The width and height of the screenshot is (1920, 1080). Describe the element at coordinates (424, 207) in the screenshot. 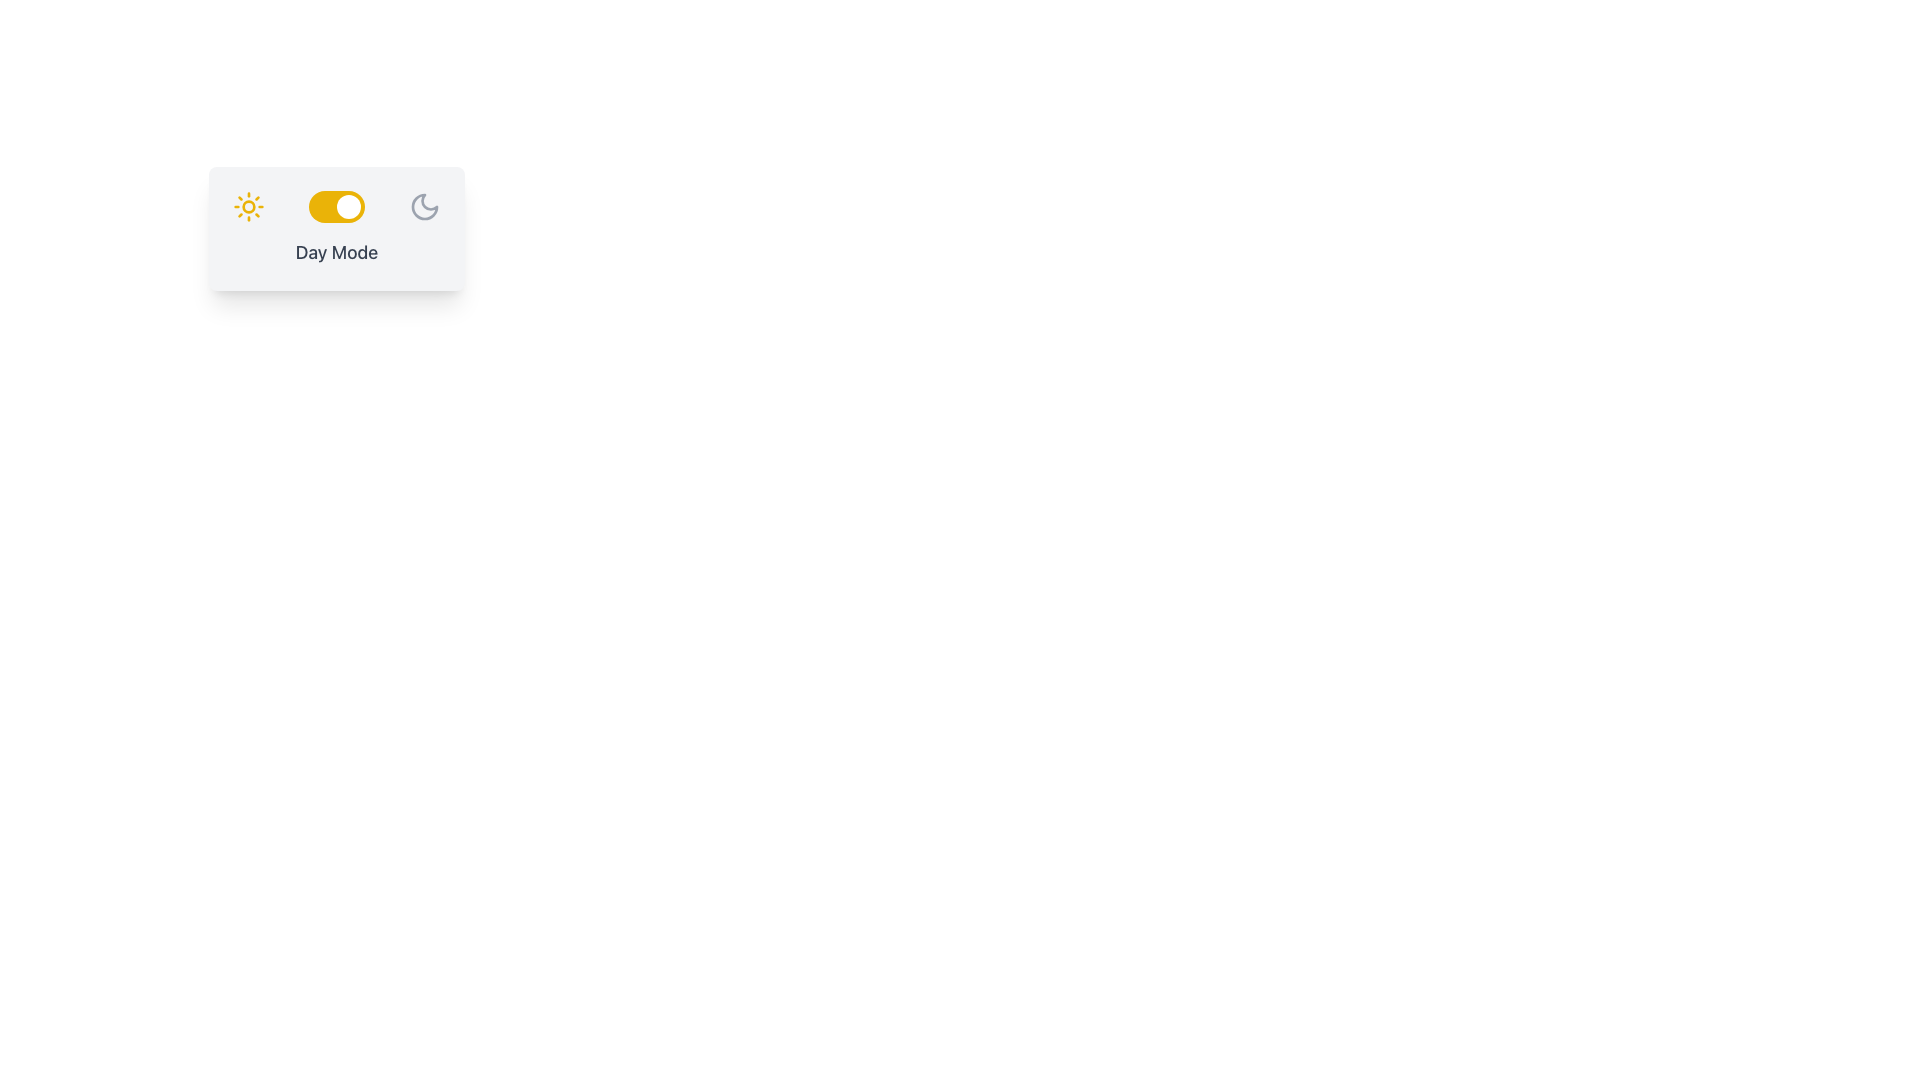

I see `the moon-shaped icon with a gray outline located on the far right of a group containing a sun icon and a toggle switch` at that location.